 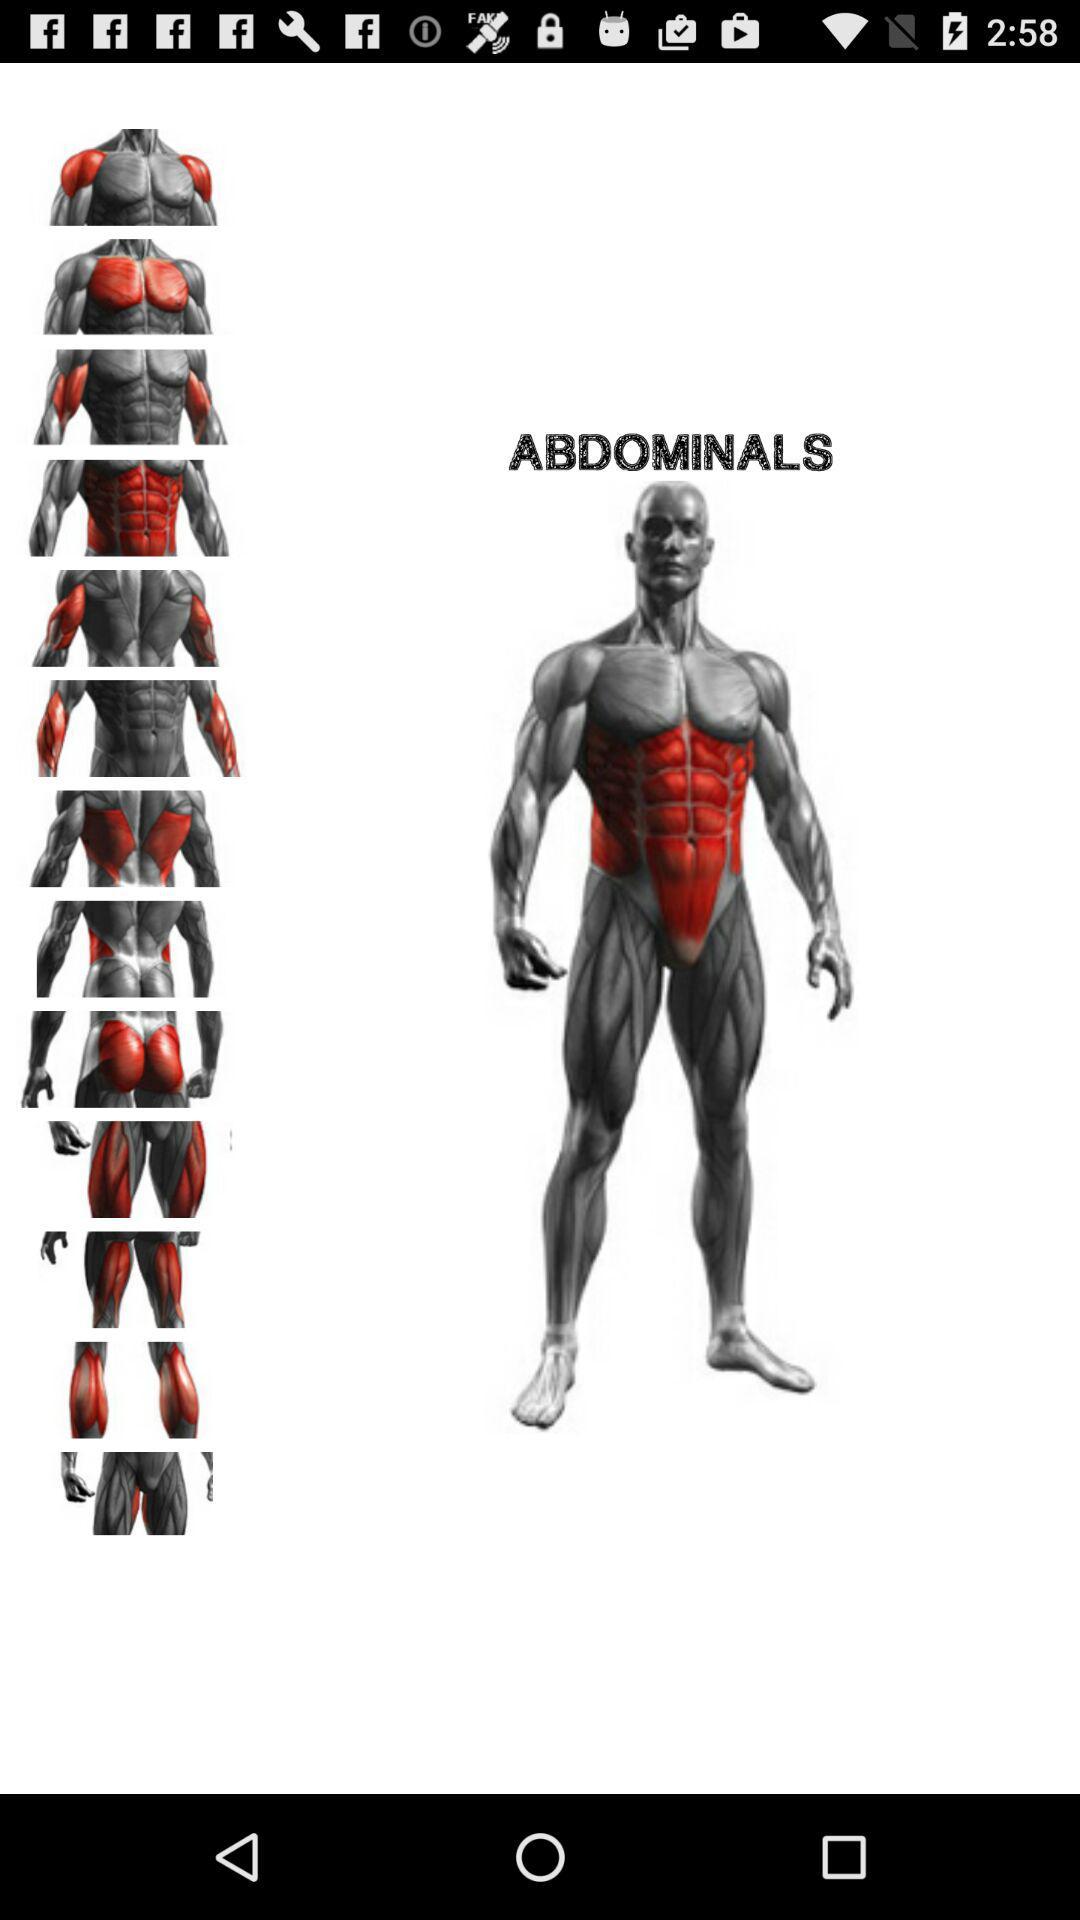 I want to click on switch muscle group, so click(x=131, y=1272).